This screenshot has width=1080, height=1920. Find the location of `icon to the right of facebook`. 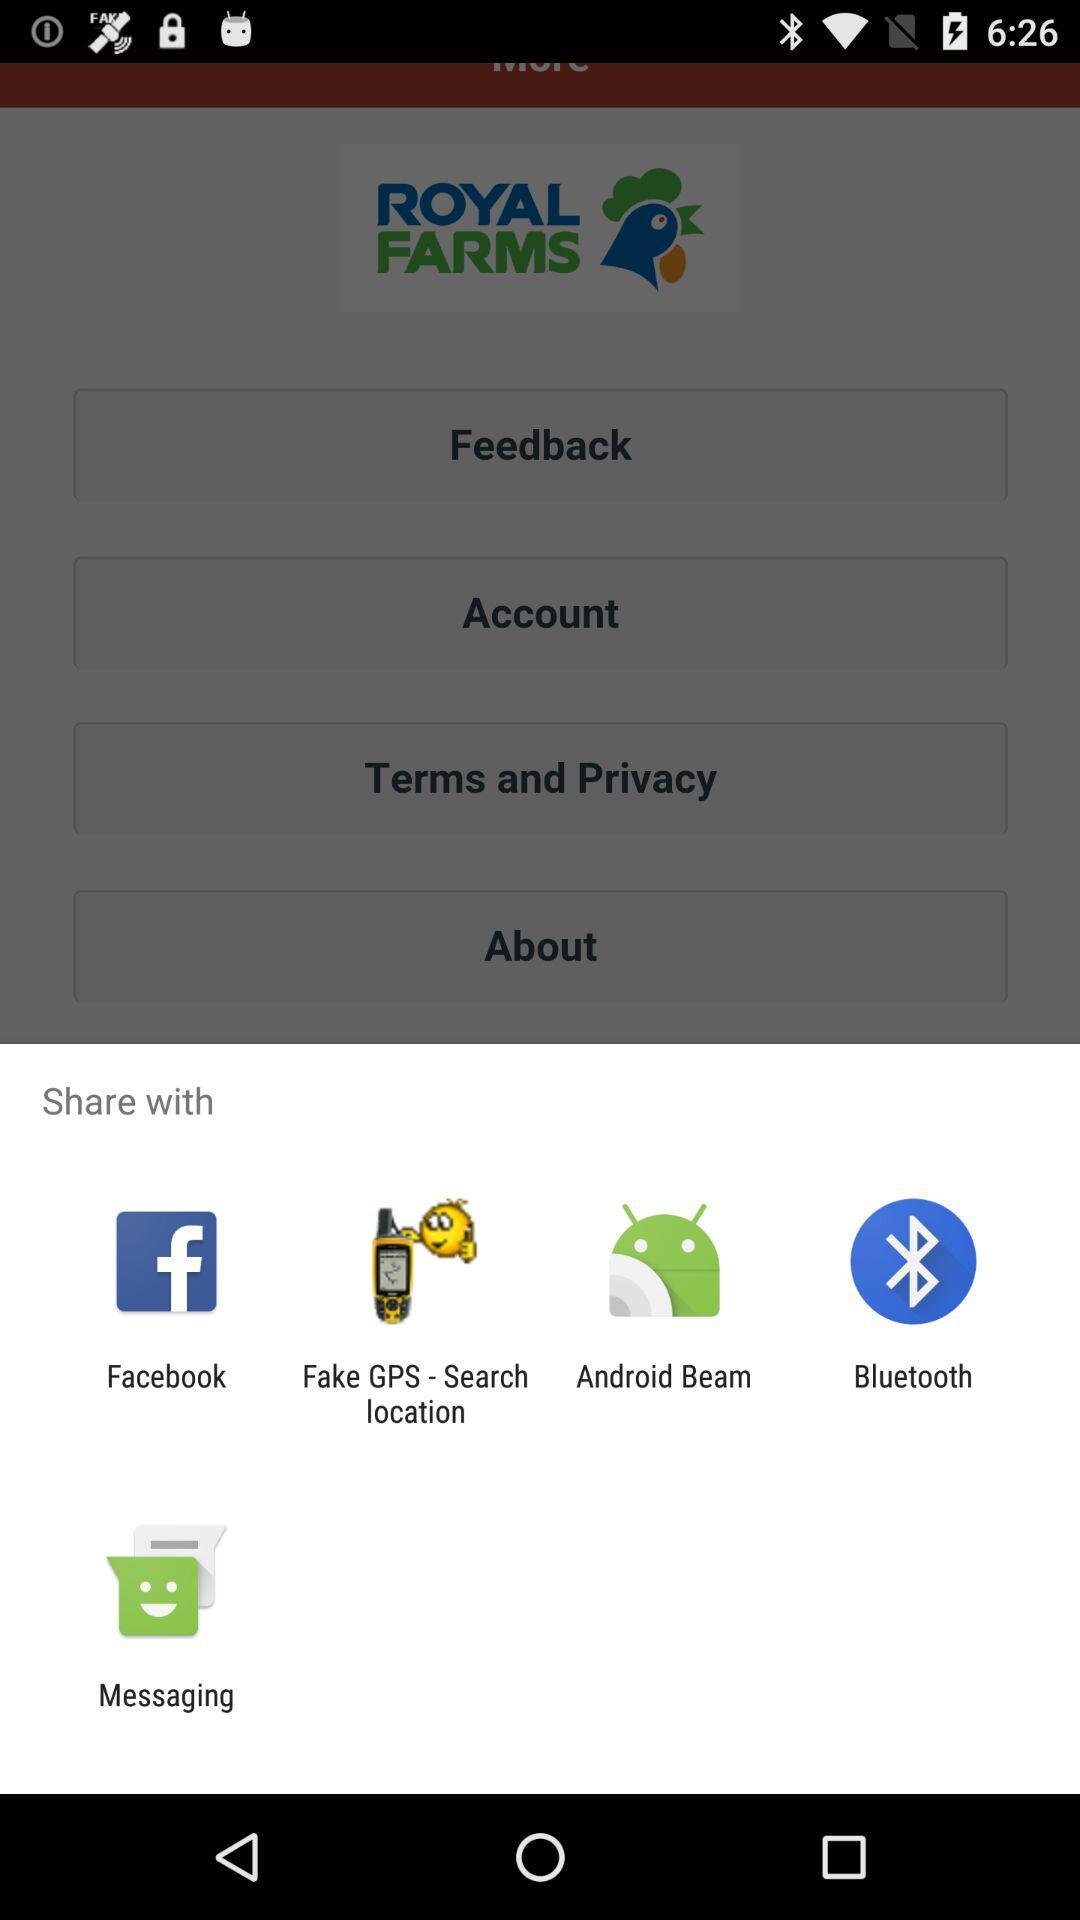

icon to the right of facebook is located at coordinates (414, 1392).